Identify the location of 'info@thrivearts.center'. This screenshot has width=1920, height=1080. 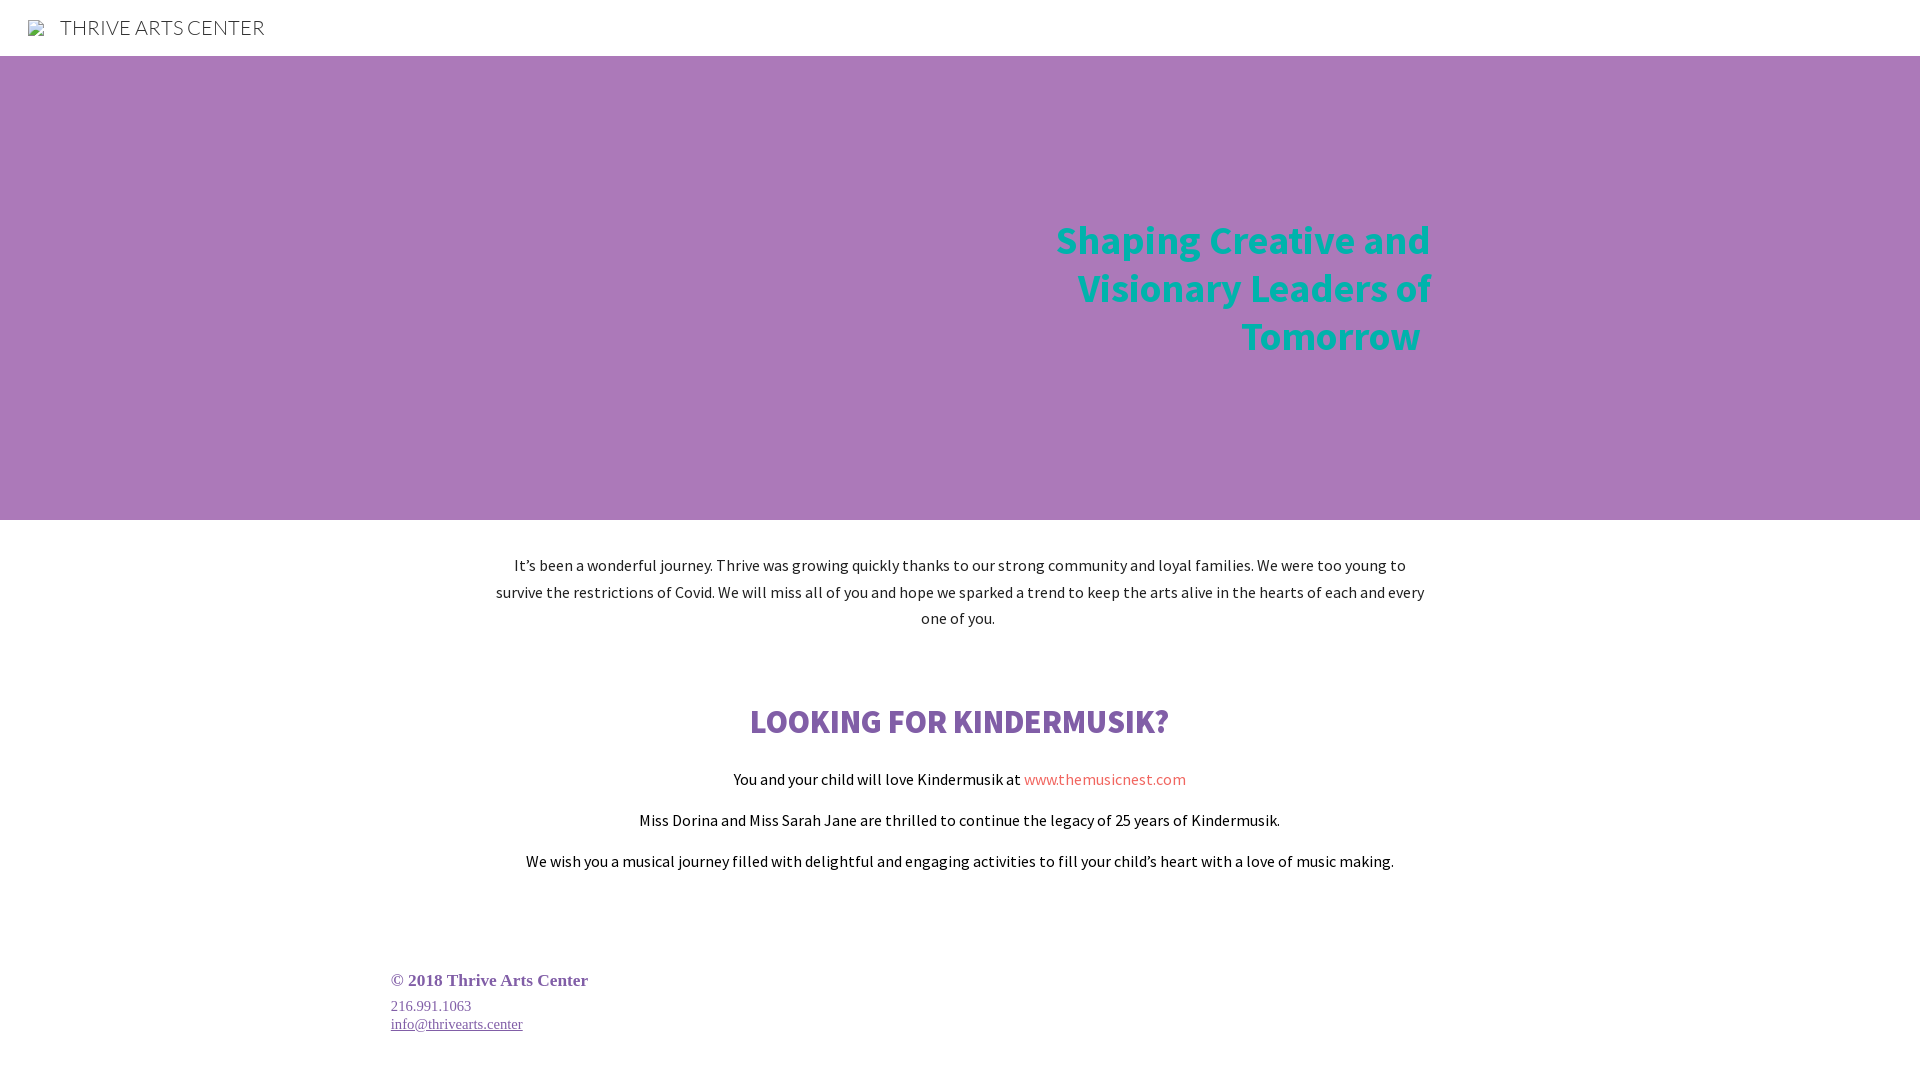
(455, 1023).